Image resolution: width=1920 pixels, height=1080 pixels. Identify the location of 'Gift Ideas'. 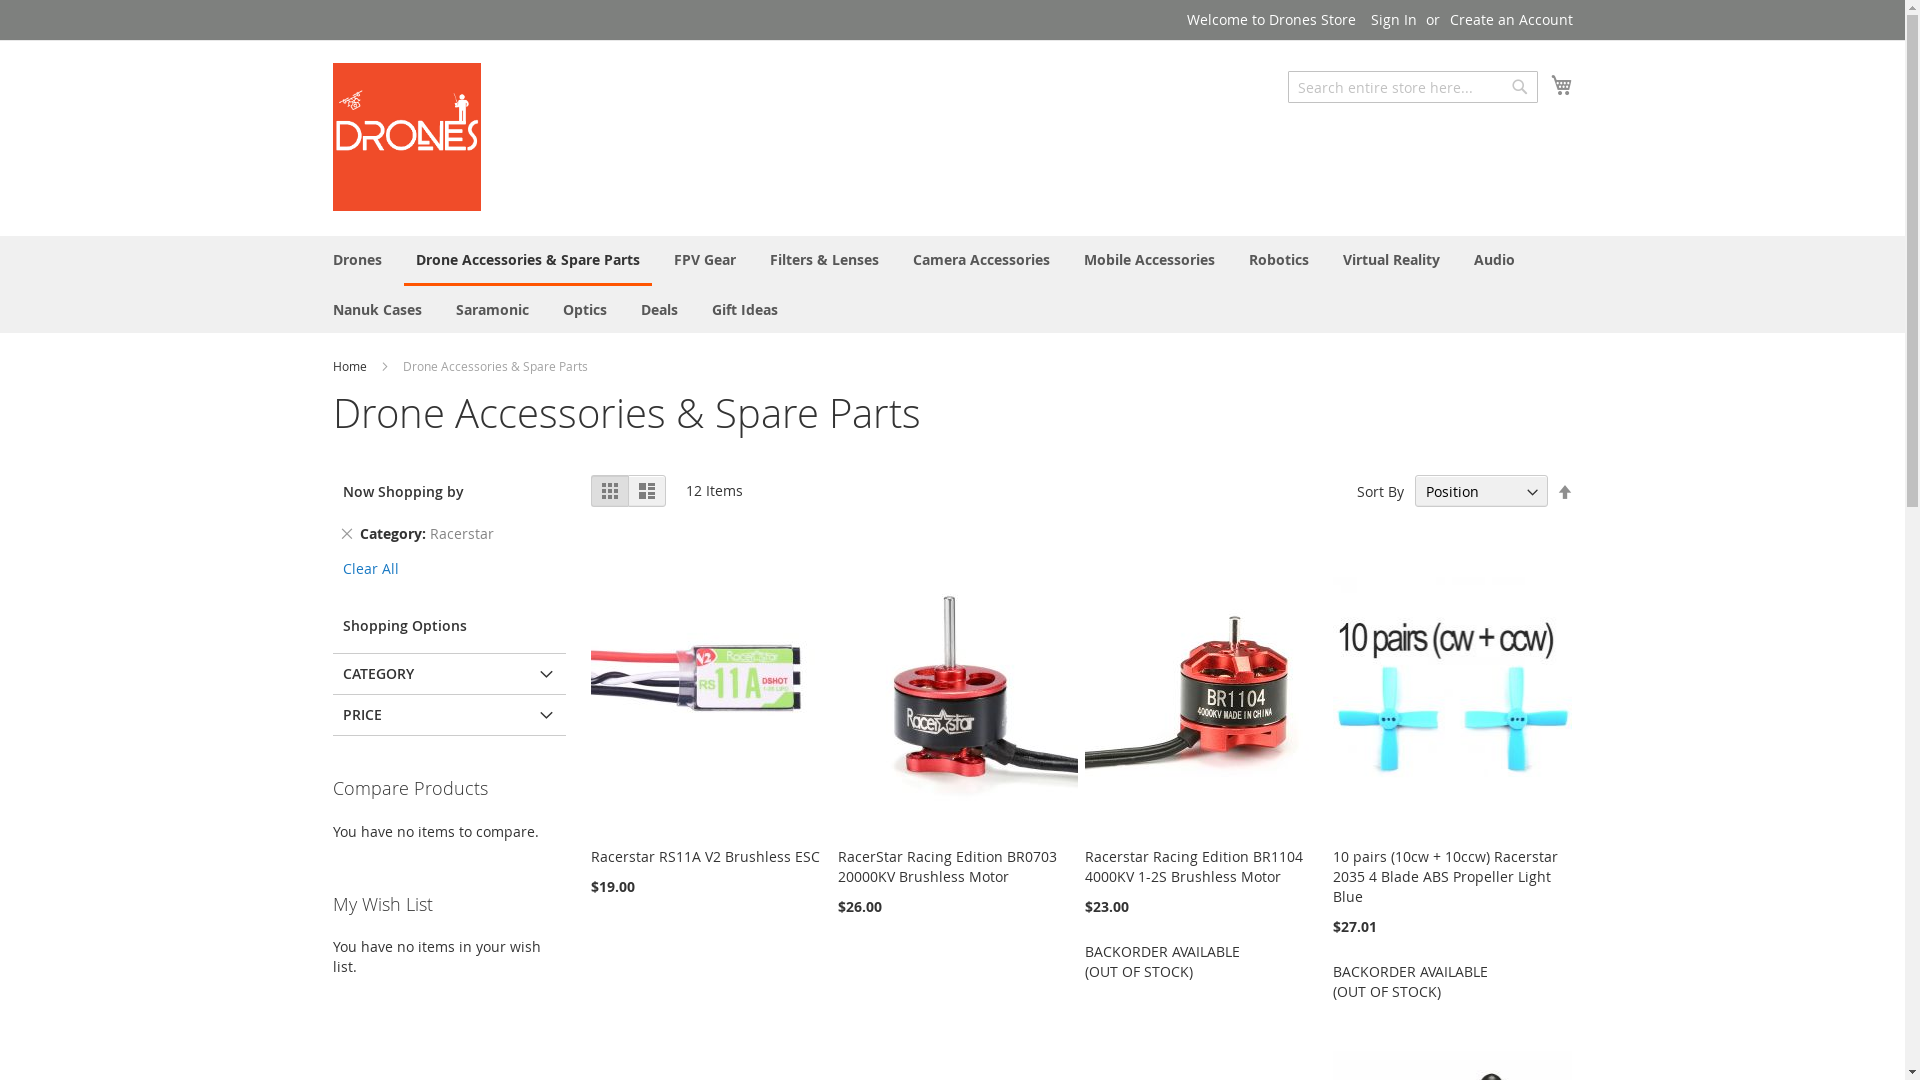
(700, 309).